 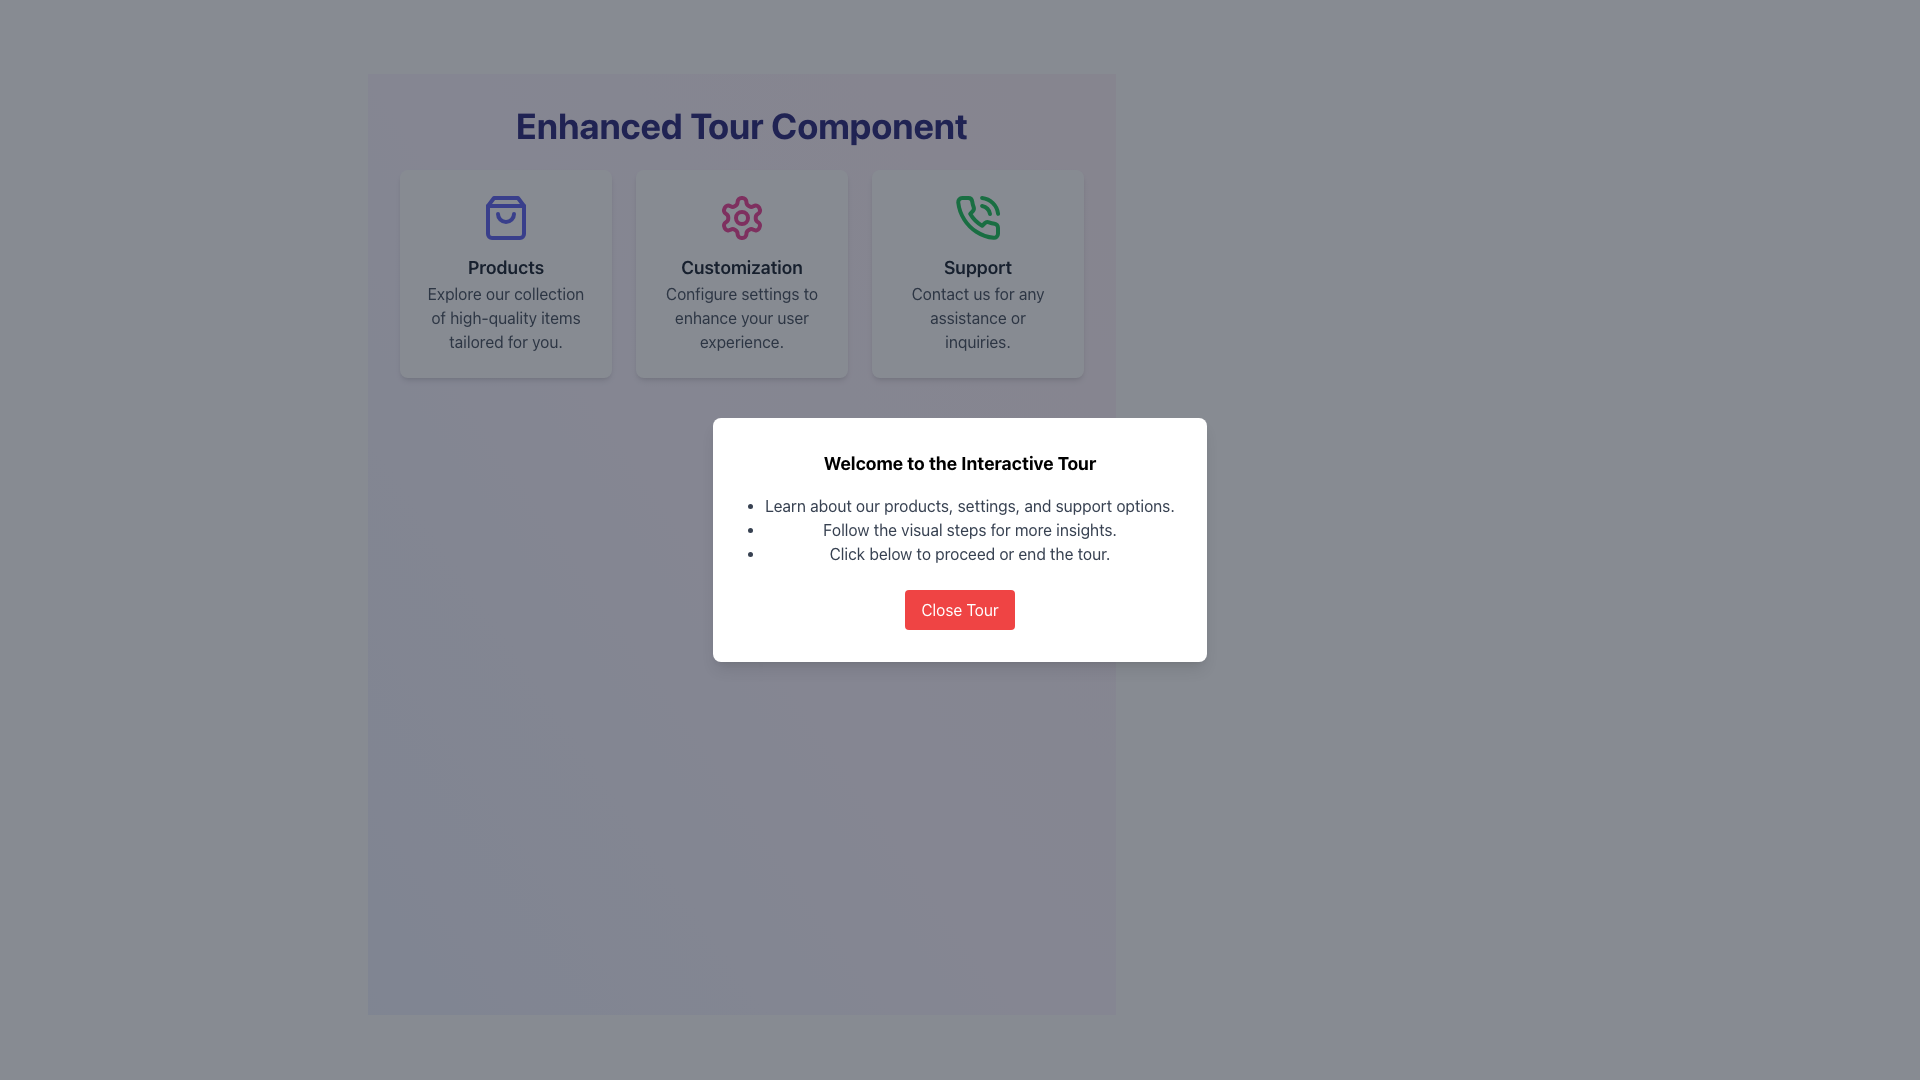 I want to click on the 'Products' Card component to focus or highlight it, which is the first in a group of three horizontally aligned cards, so click(x=505, y=273).